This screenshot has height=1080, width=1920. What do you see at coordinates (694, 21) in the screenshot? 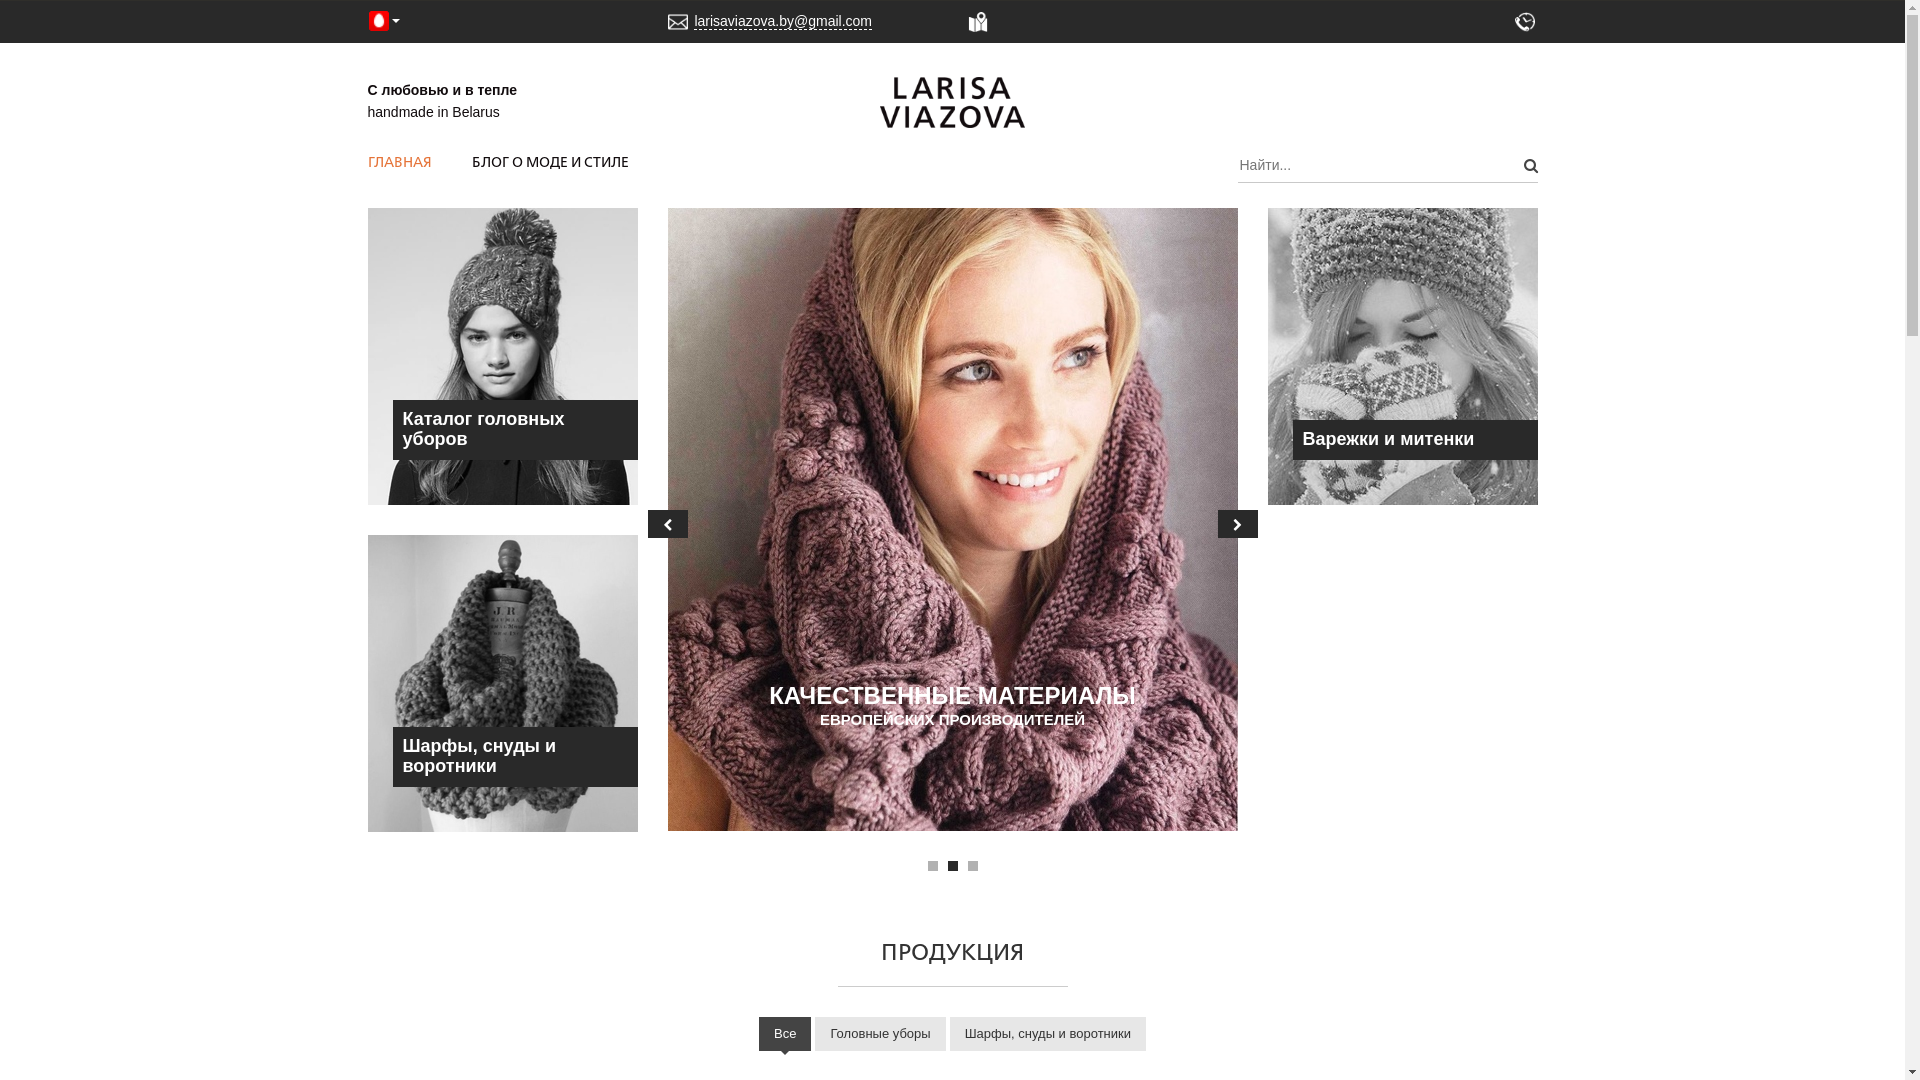
I see `'larisaviazova.by@gmail.com'` at bounding box center [694, 21].